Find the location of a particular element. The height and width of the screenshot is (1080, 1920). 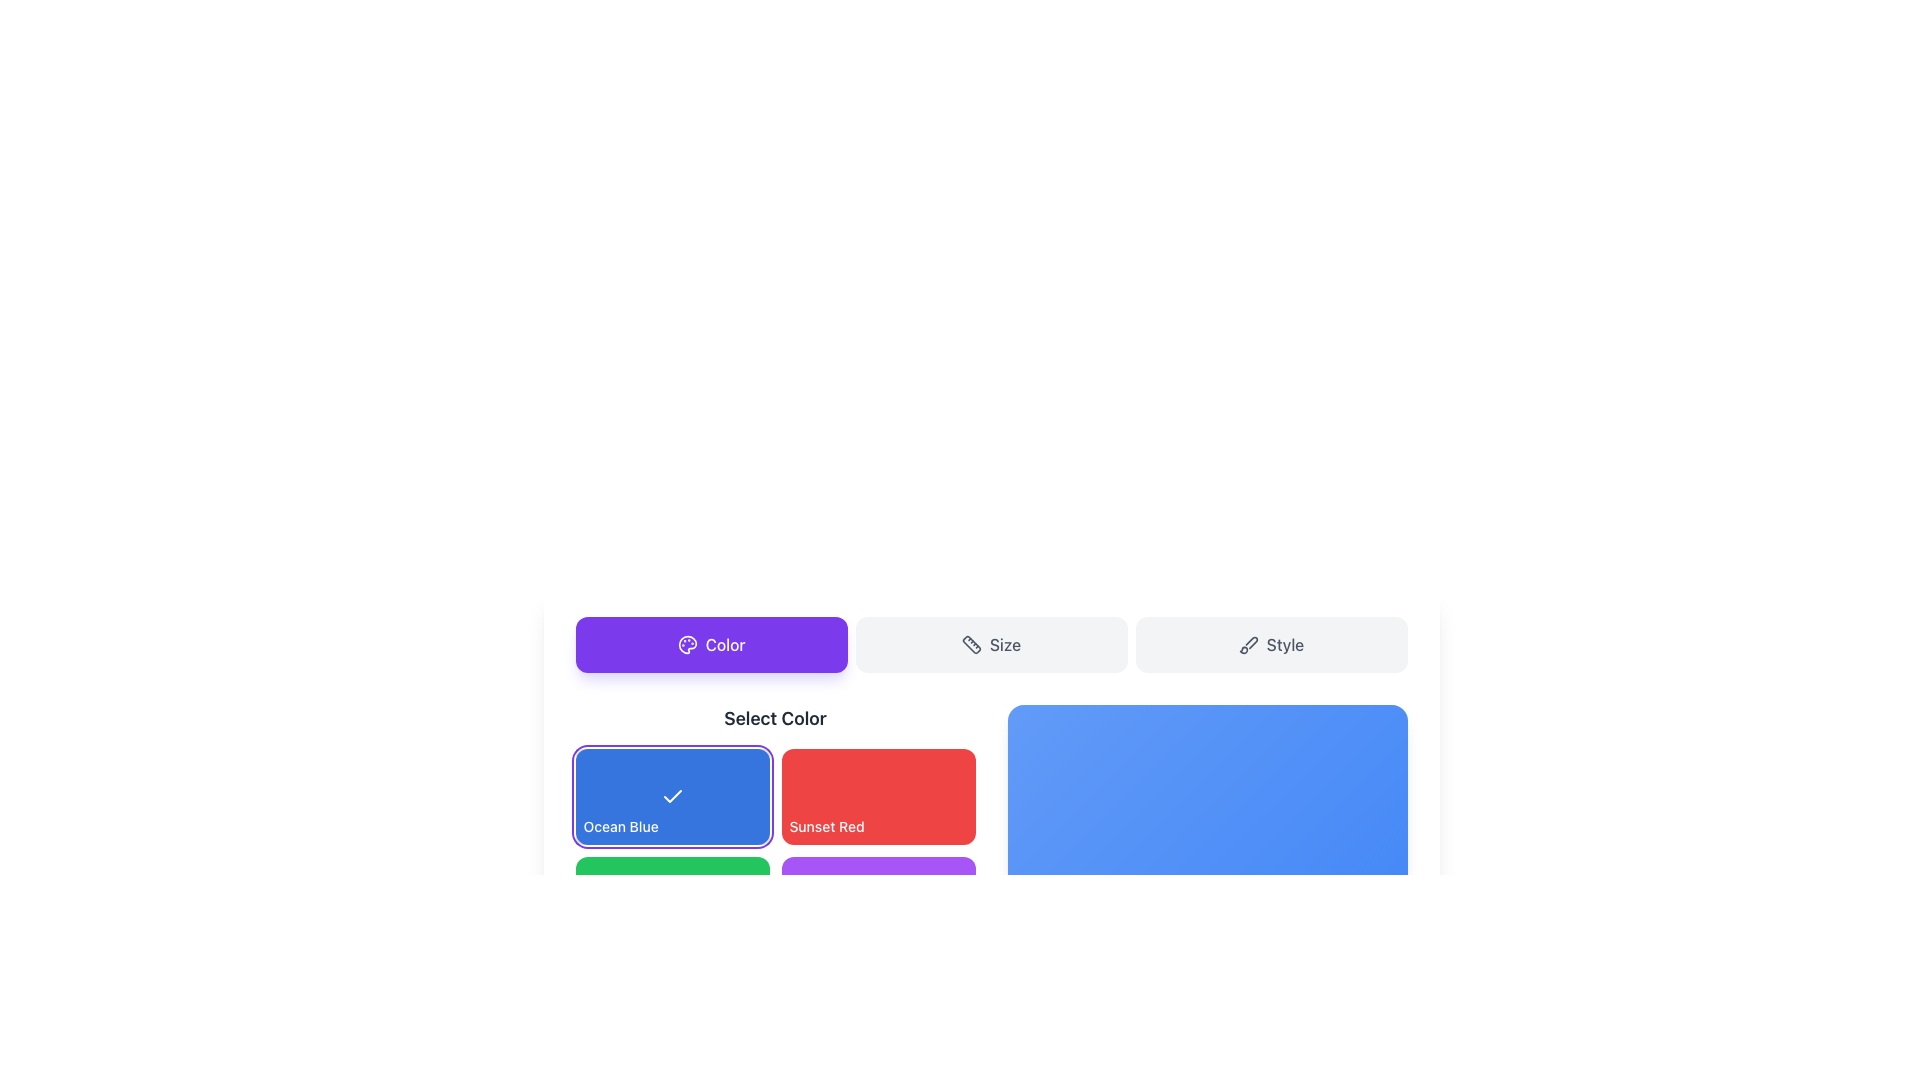

text element that serves as a descriptor or heading for the color options section, which is positioned centrally at the top of the vertical layout is located at coordinates (774, 717).